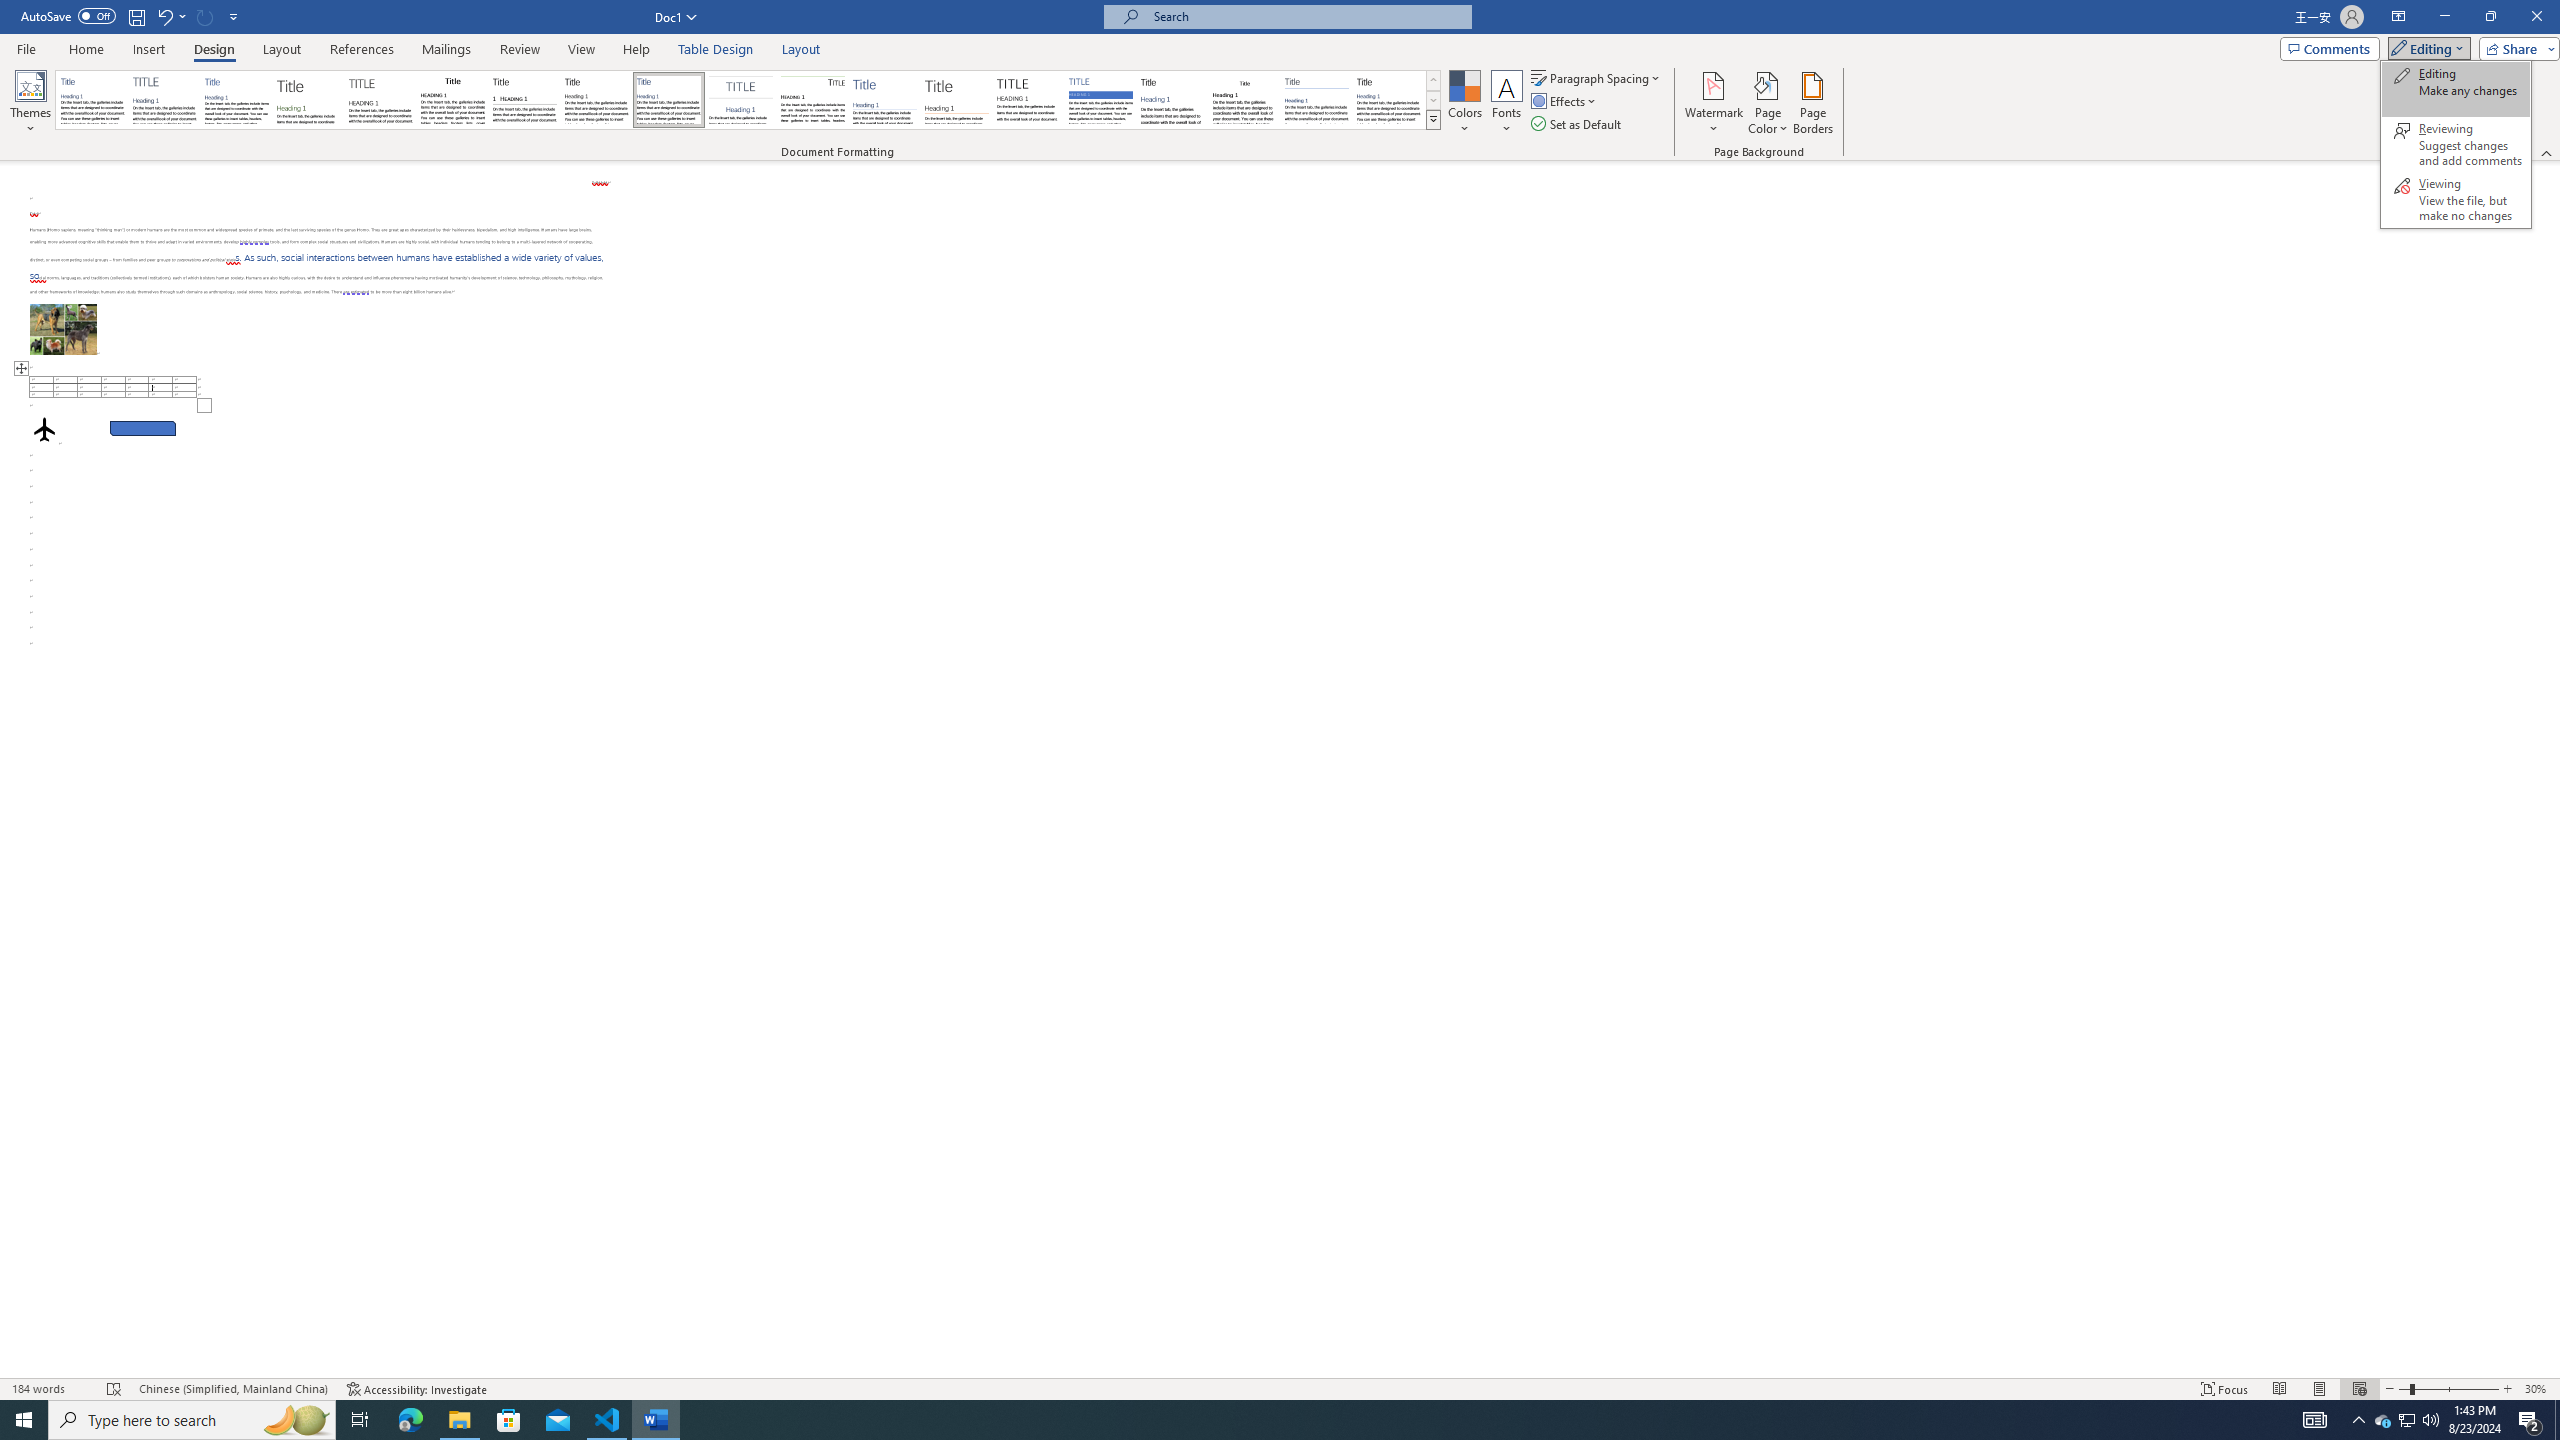 The height and width of the screenshot is (1440, 2560). Describe the element at coordinates (523, 99) in the screenshot. I see `'Black & White (Numbered)'` at that location.